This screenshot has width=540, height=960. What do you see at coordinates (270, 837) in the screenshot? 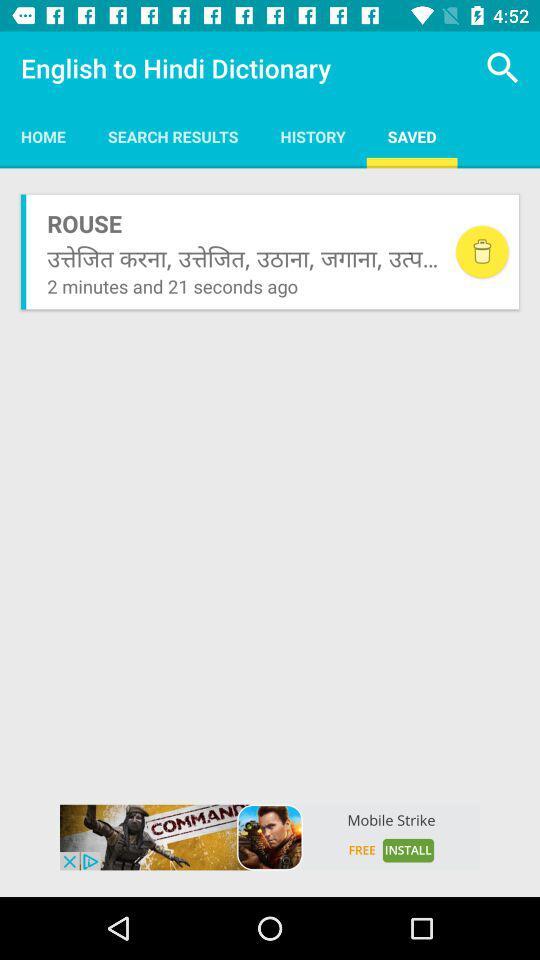
I see `advertisement` at bounding box center [270, 837].